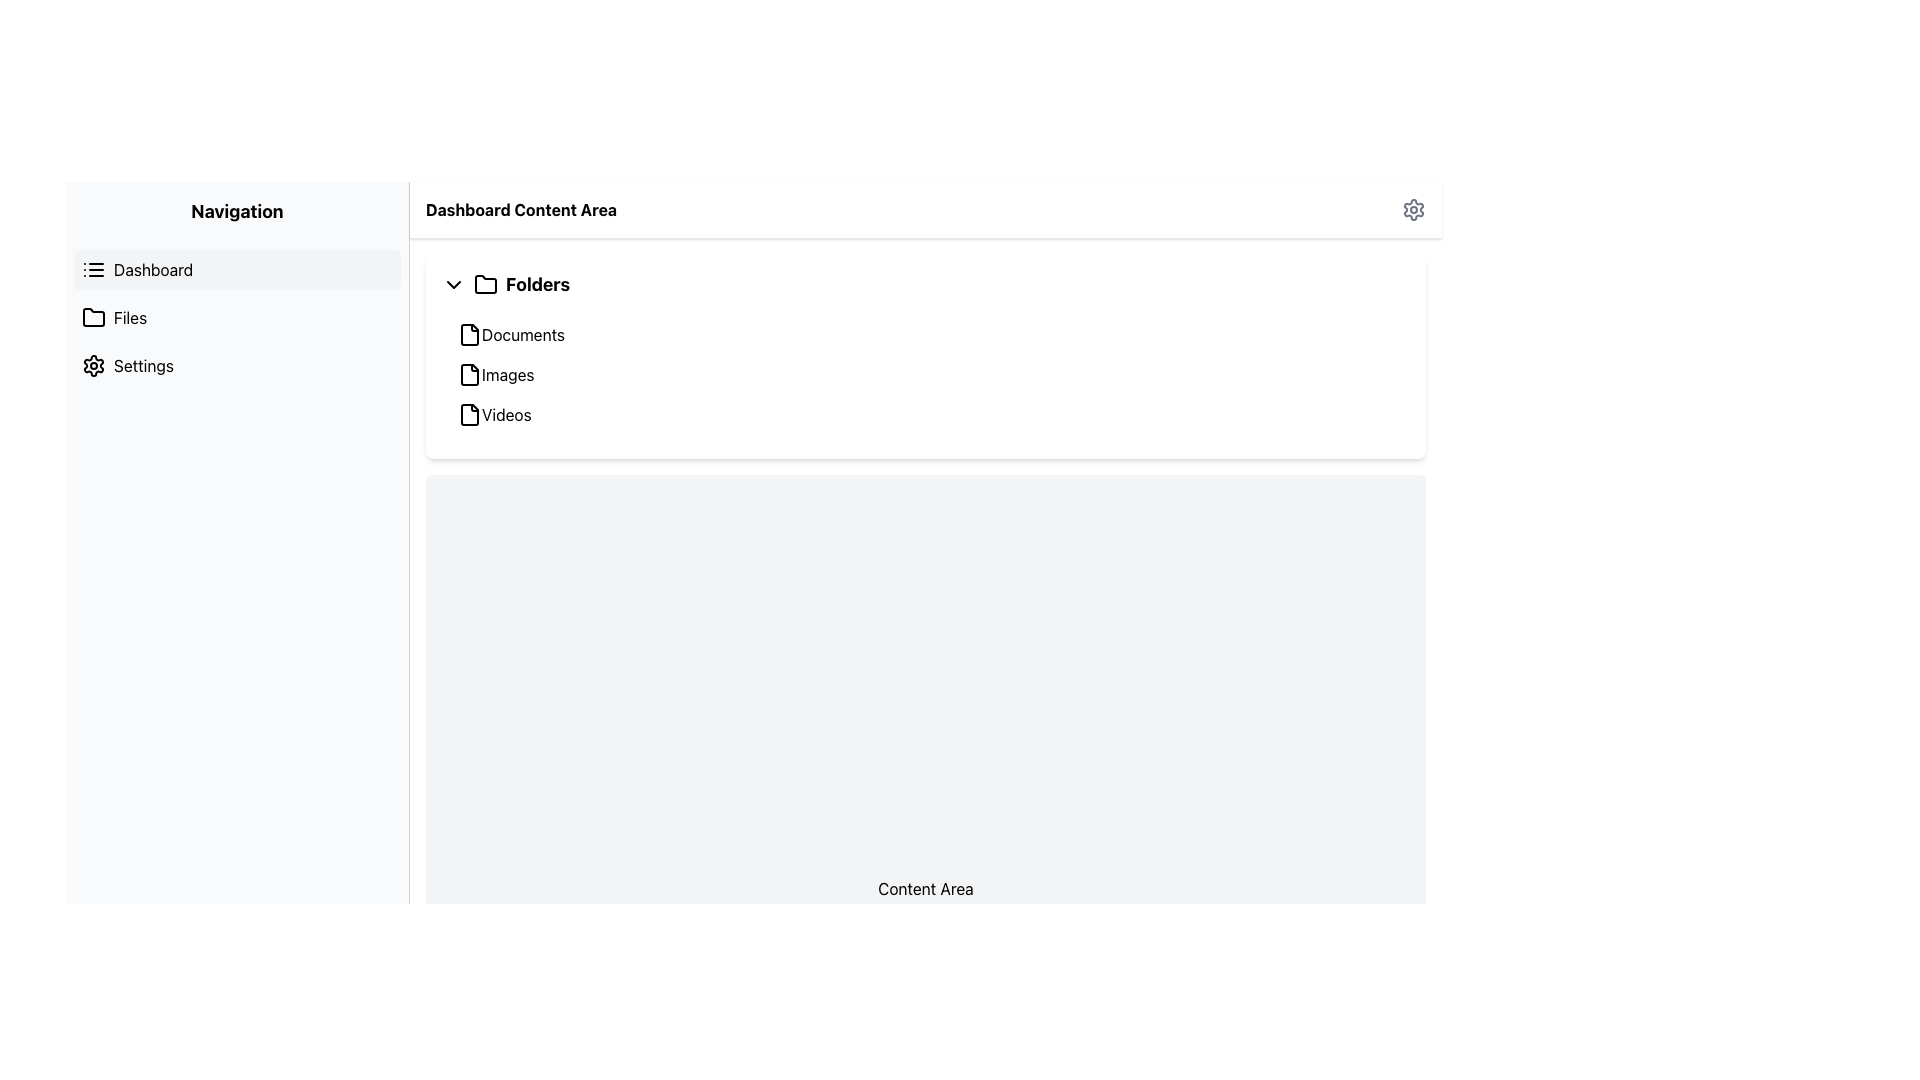  Describe the element at coordinates (925, 209) in the screenshot. I see `the title 'Dashboard Content Area' by interacting with the title bar located at the top of the main content area, which includes a gear icon for settings` at that location.